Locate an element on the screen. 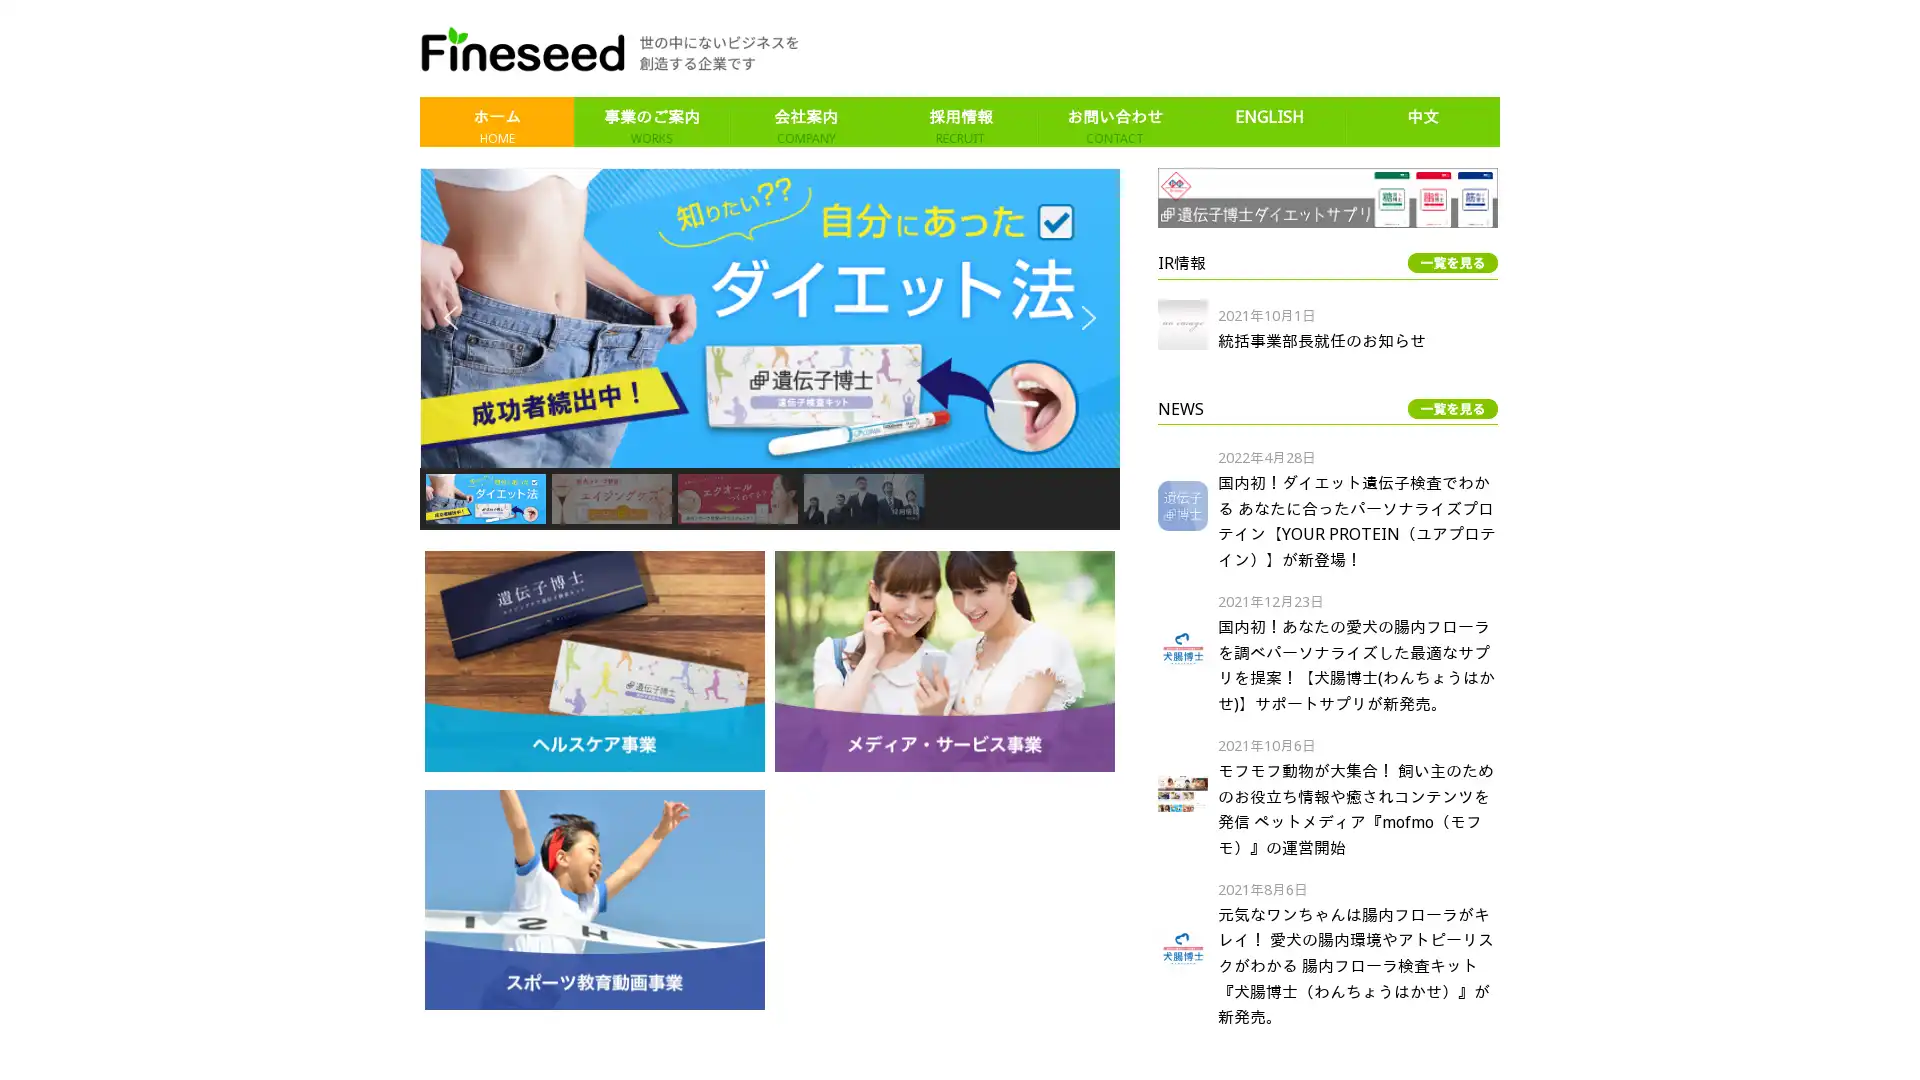 This screenshot has height=1080, width=1920. previous arrow is located at coordinates (450, 316).